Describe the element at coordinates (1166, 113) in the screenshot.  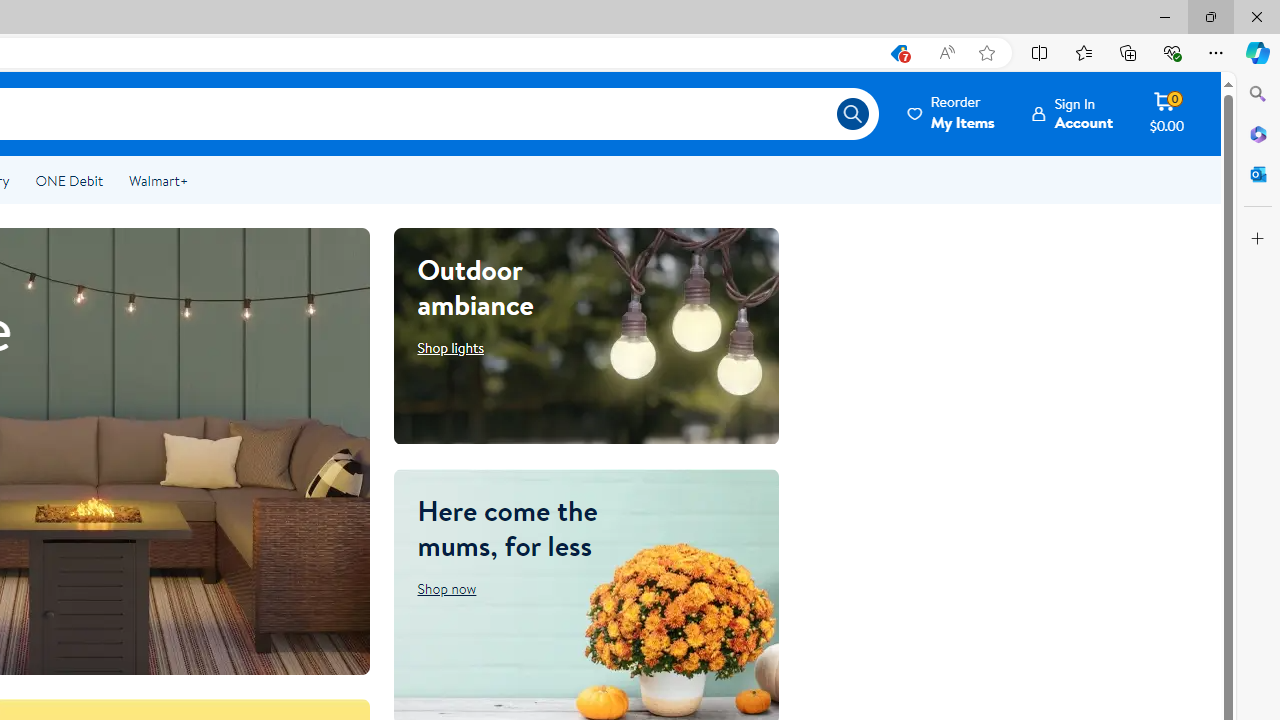
I see `'Cart contains 0 items Total Amount $0.00'` at that location.